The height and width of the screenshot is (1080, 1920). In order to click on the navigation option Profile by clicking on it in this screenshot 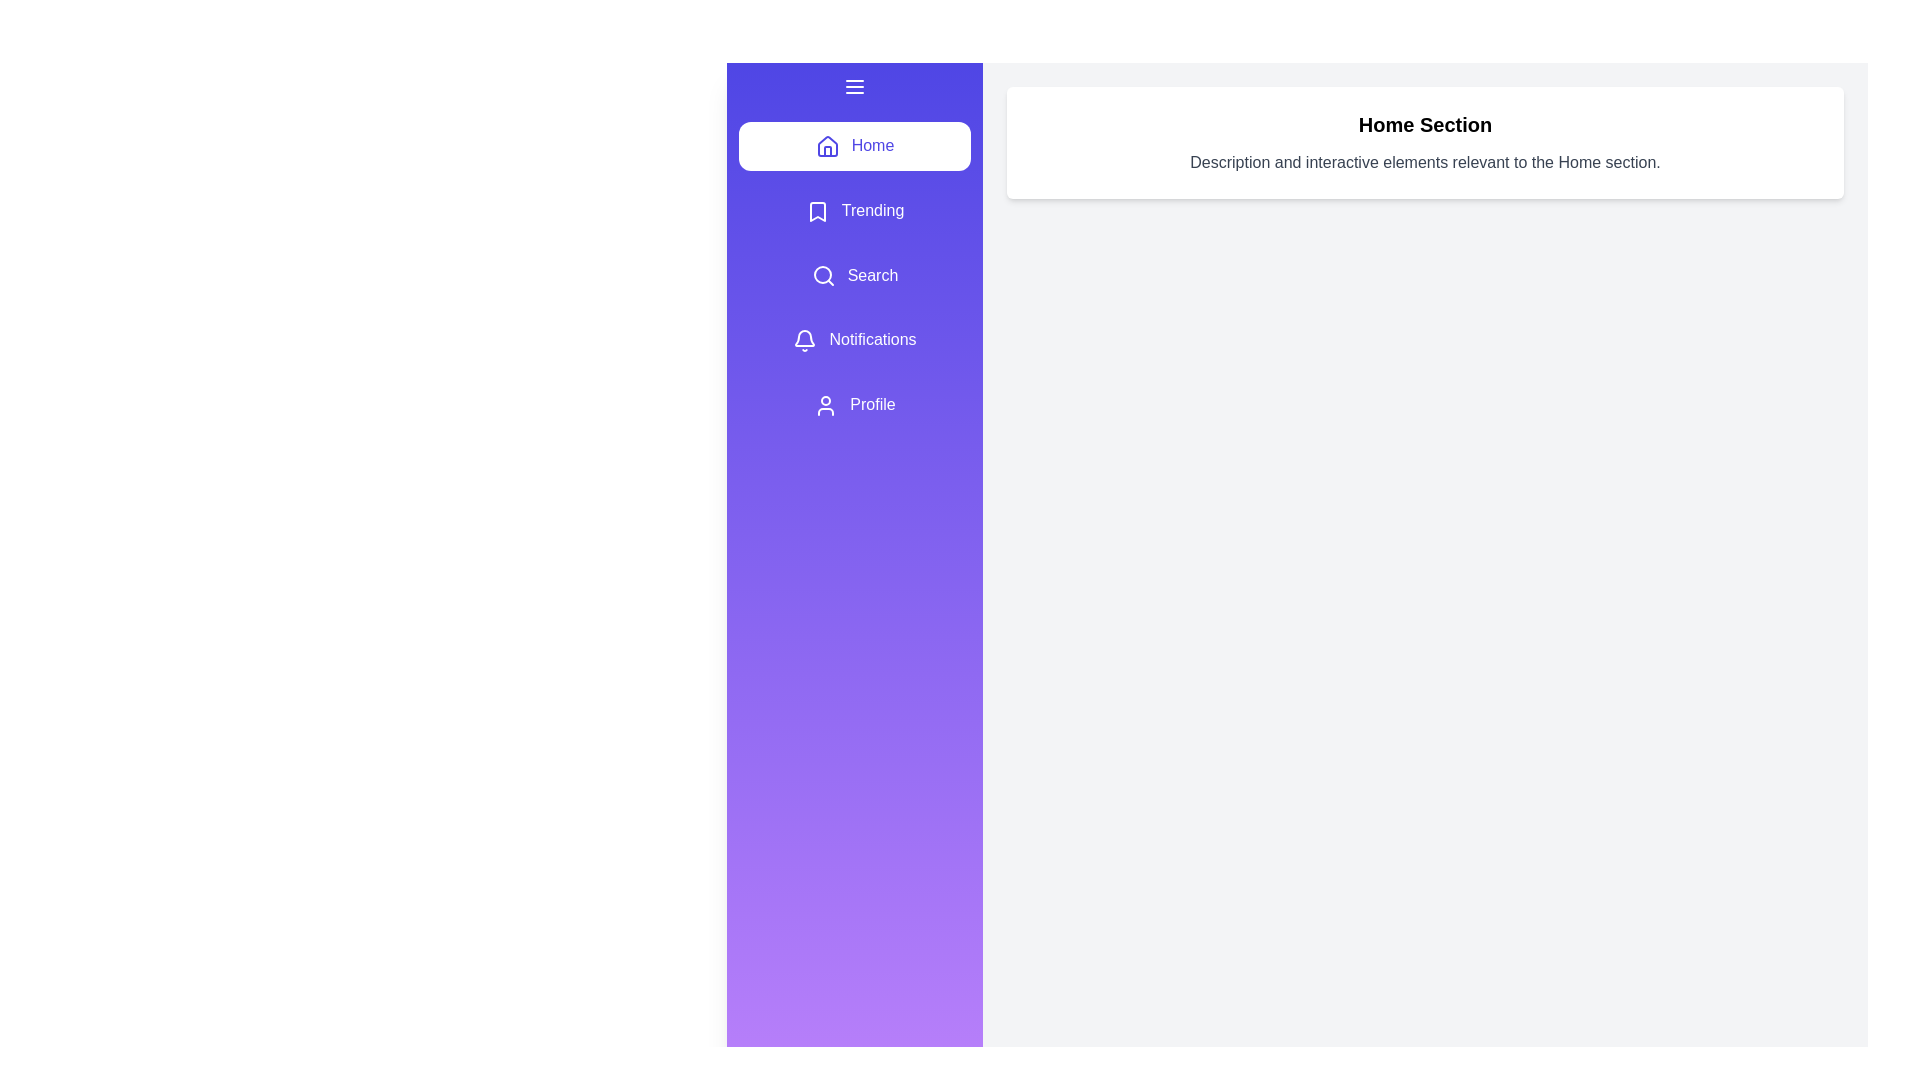, I will do `click(854, 405)`.